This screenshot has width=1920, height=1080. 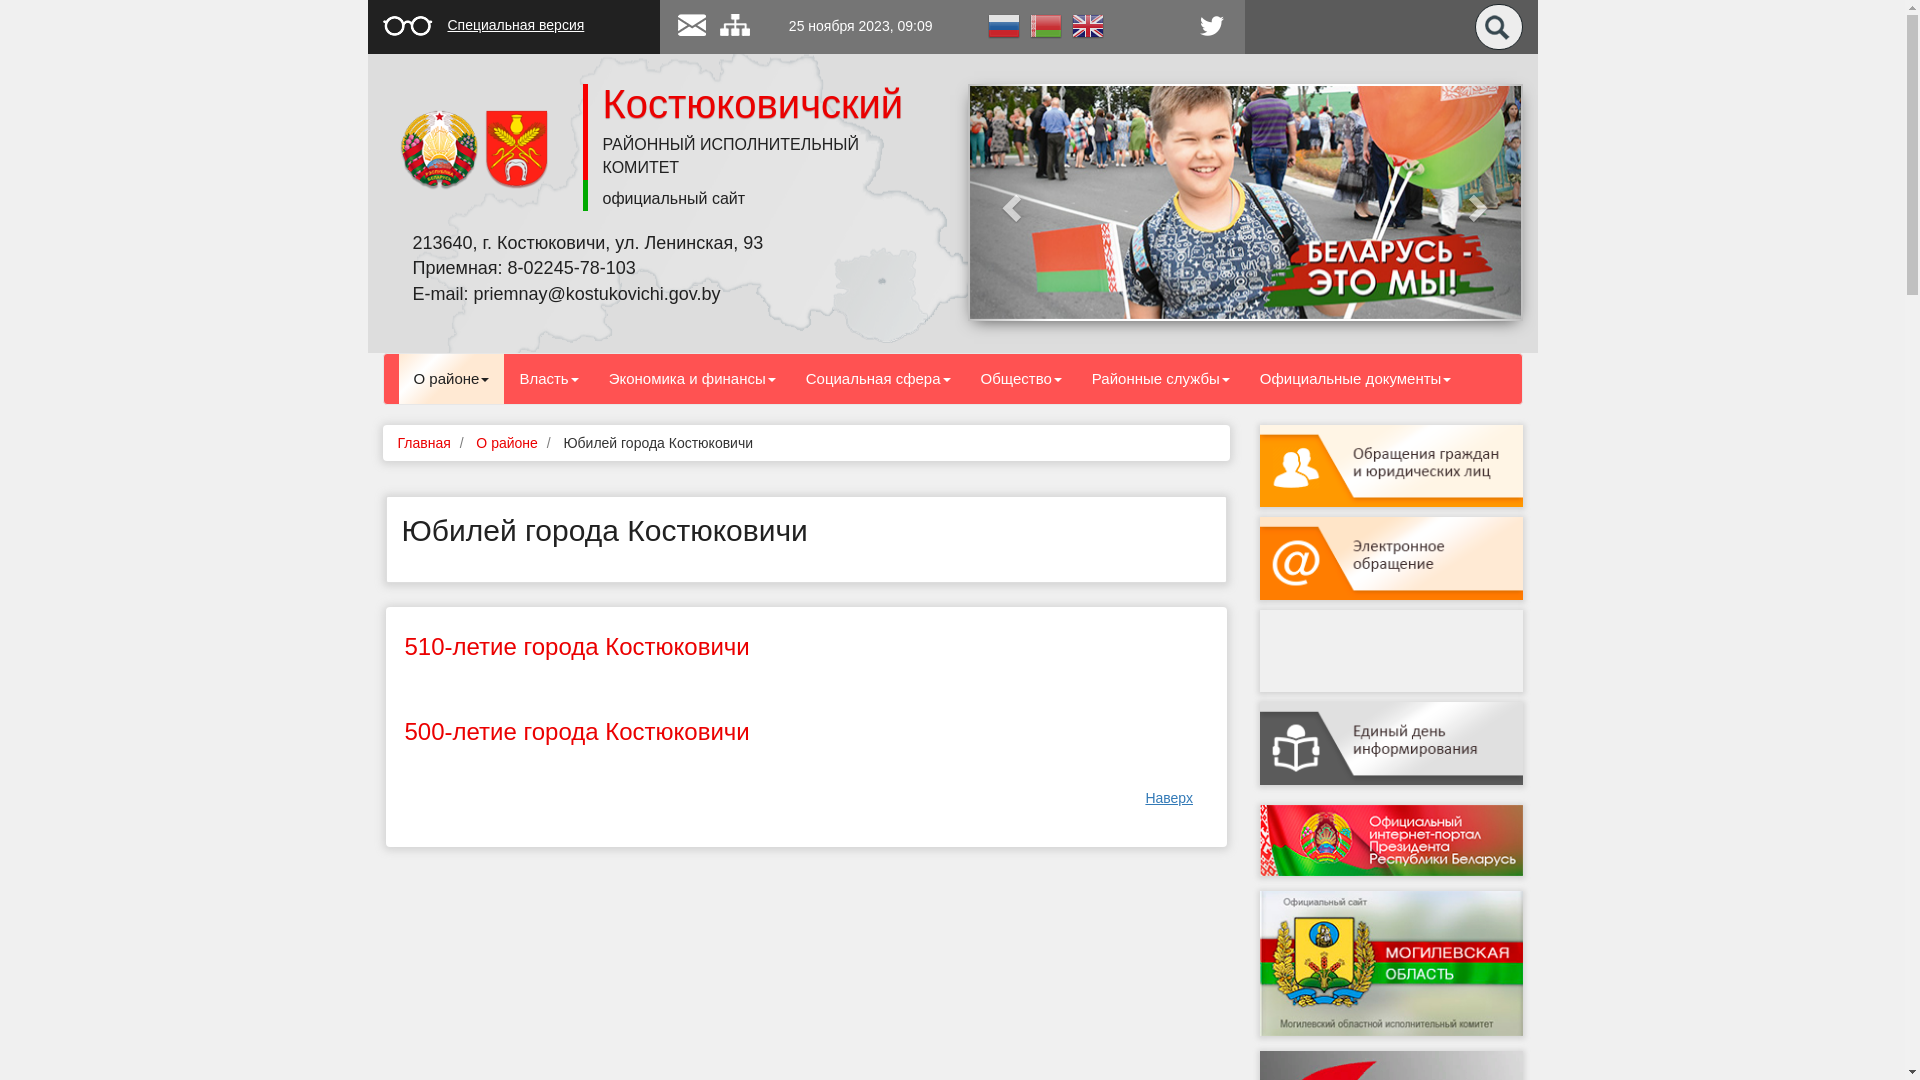 What do you see at coordinates (1044, 24) in the screenshot?
I see `'Belarusian'` at bounding box center [1044, 24].